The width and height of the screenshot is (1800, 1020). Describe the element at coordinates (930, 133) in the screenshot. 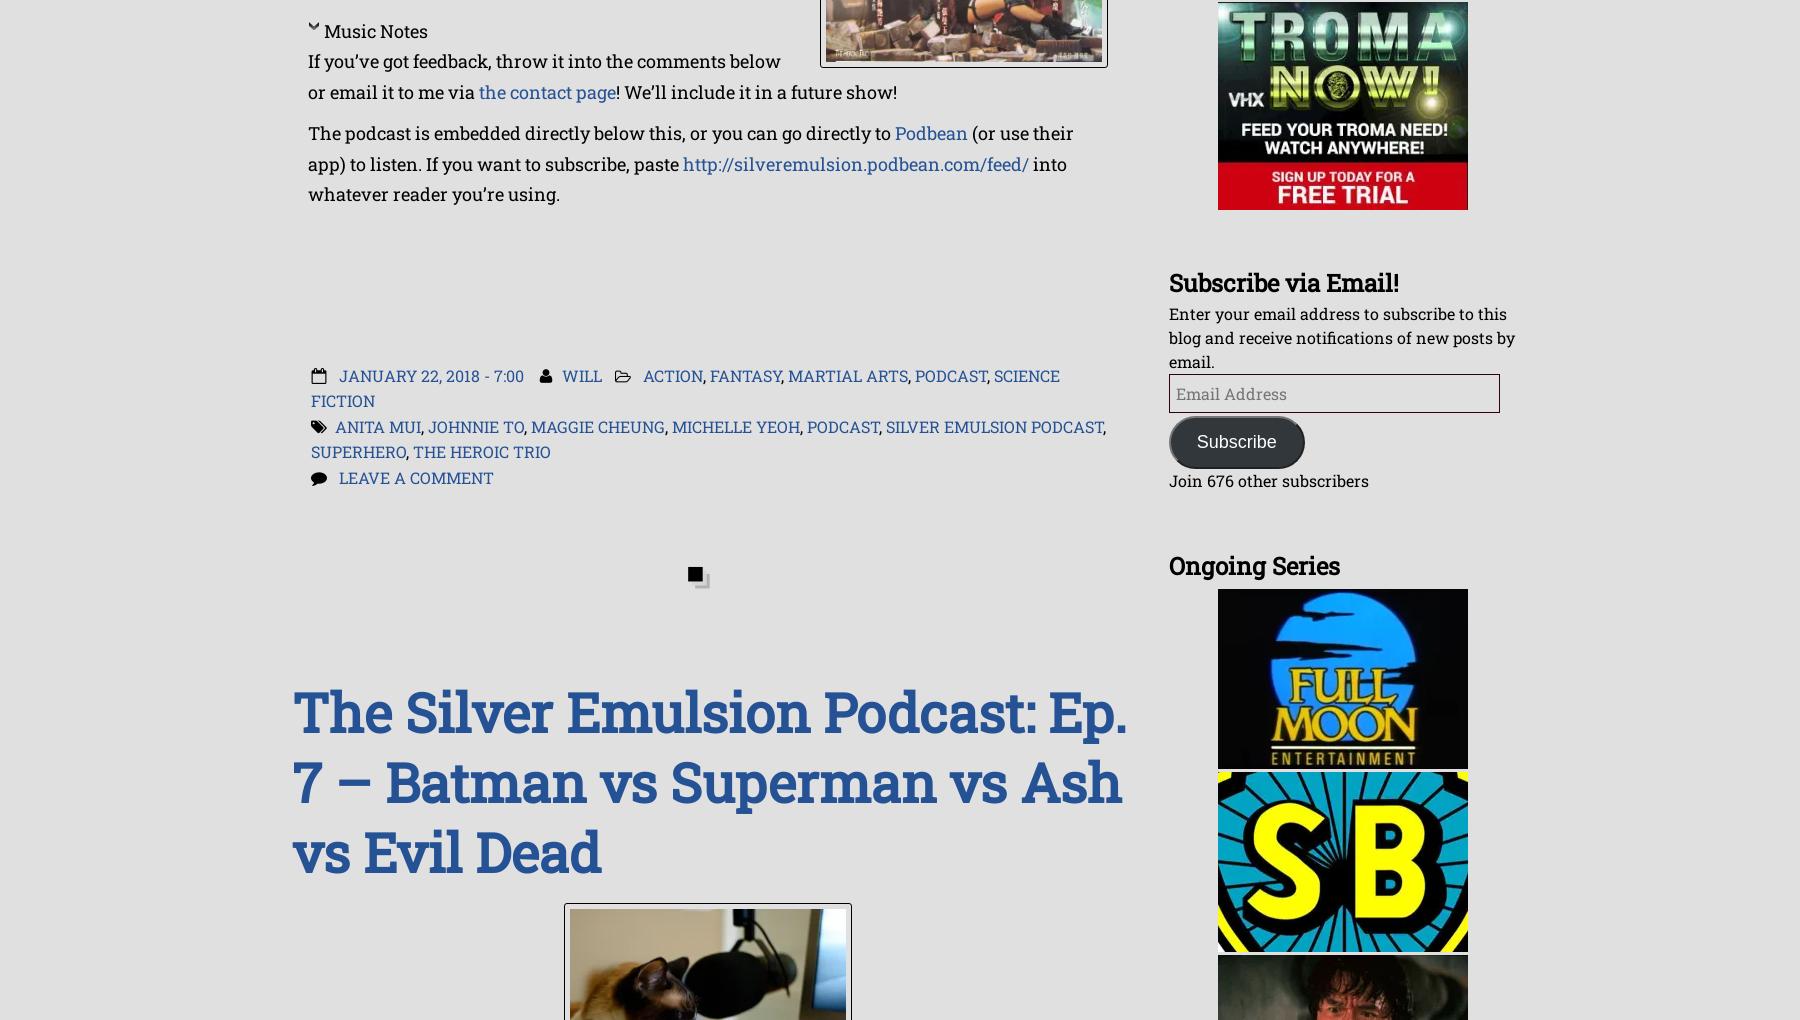

I see `'Podbean'` at that location.